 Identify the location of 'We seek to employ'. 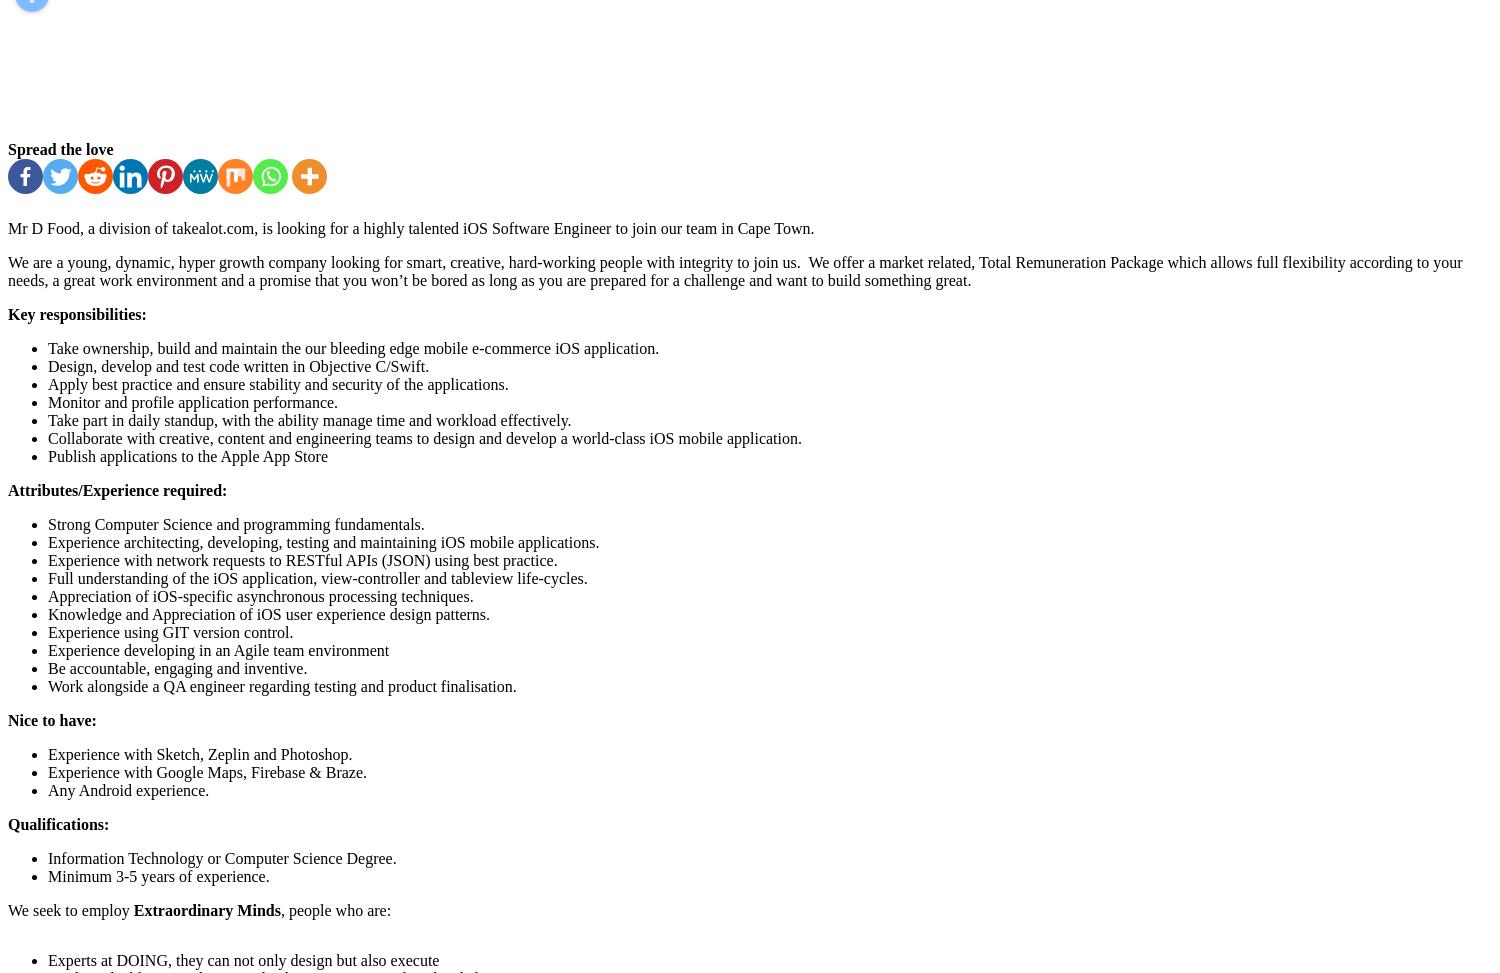
(7, 909).